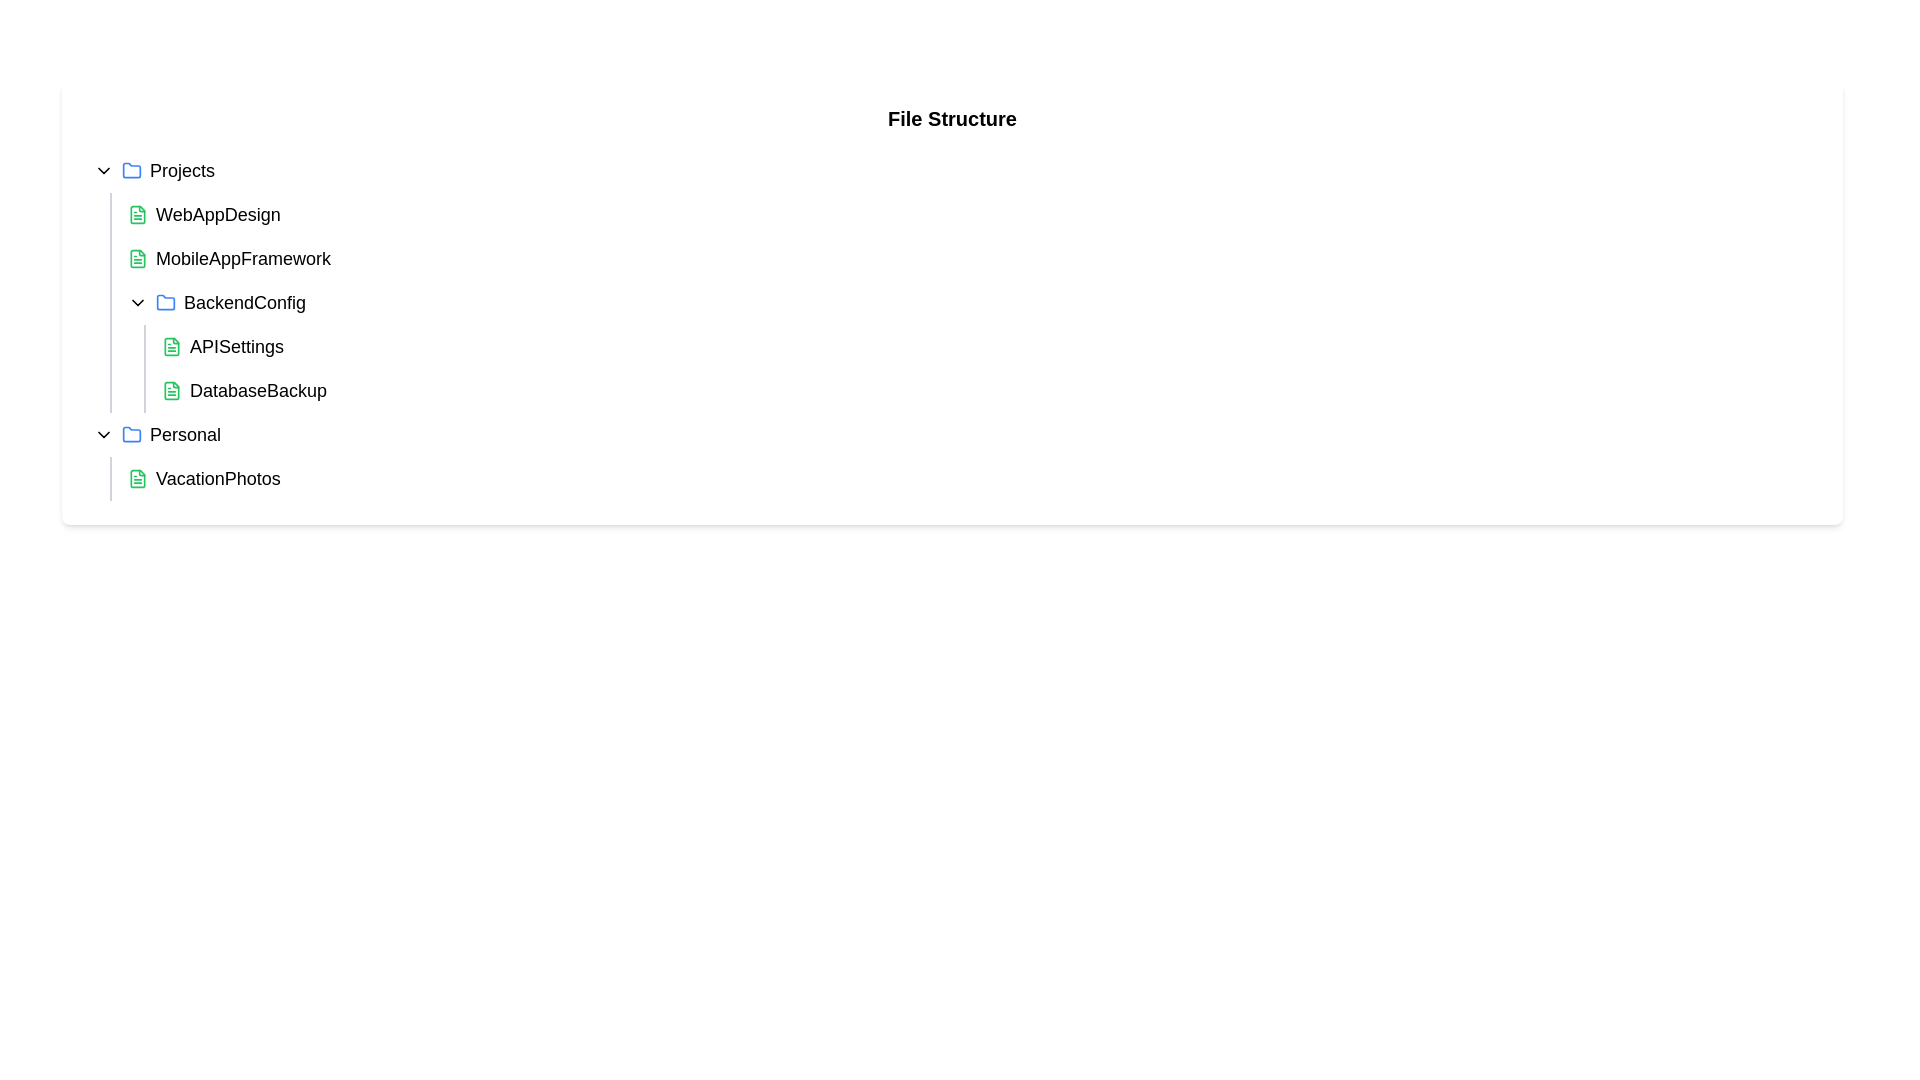  I want to click on the 'APISettings' text label located under the 'BackendConfig' folder, so click(237, 346).